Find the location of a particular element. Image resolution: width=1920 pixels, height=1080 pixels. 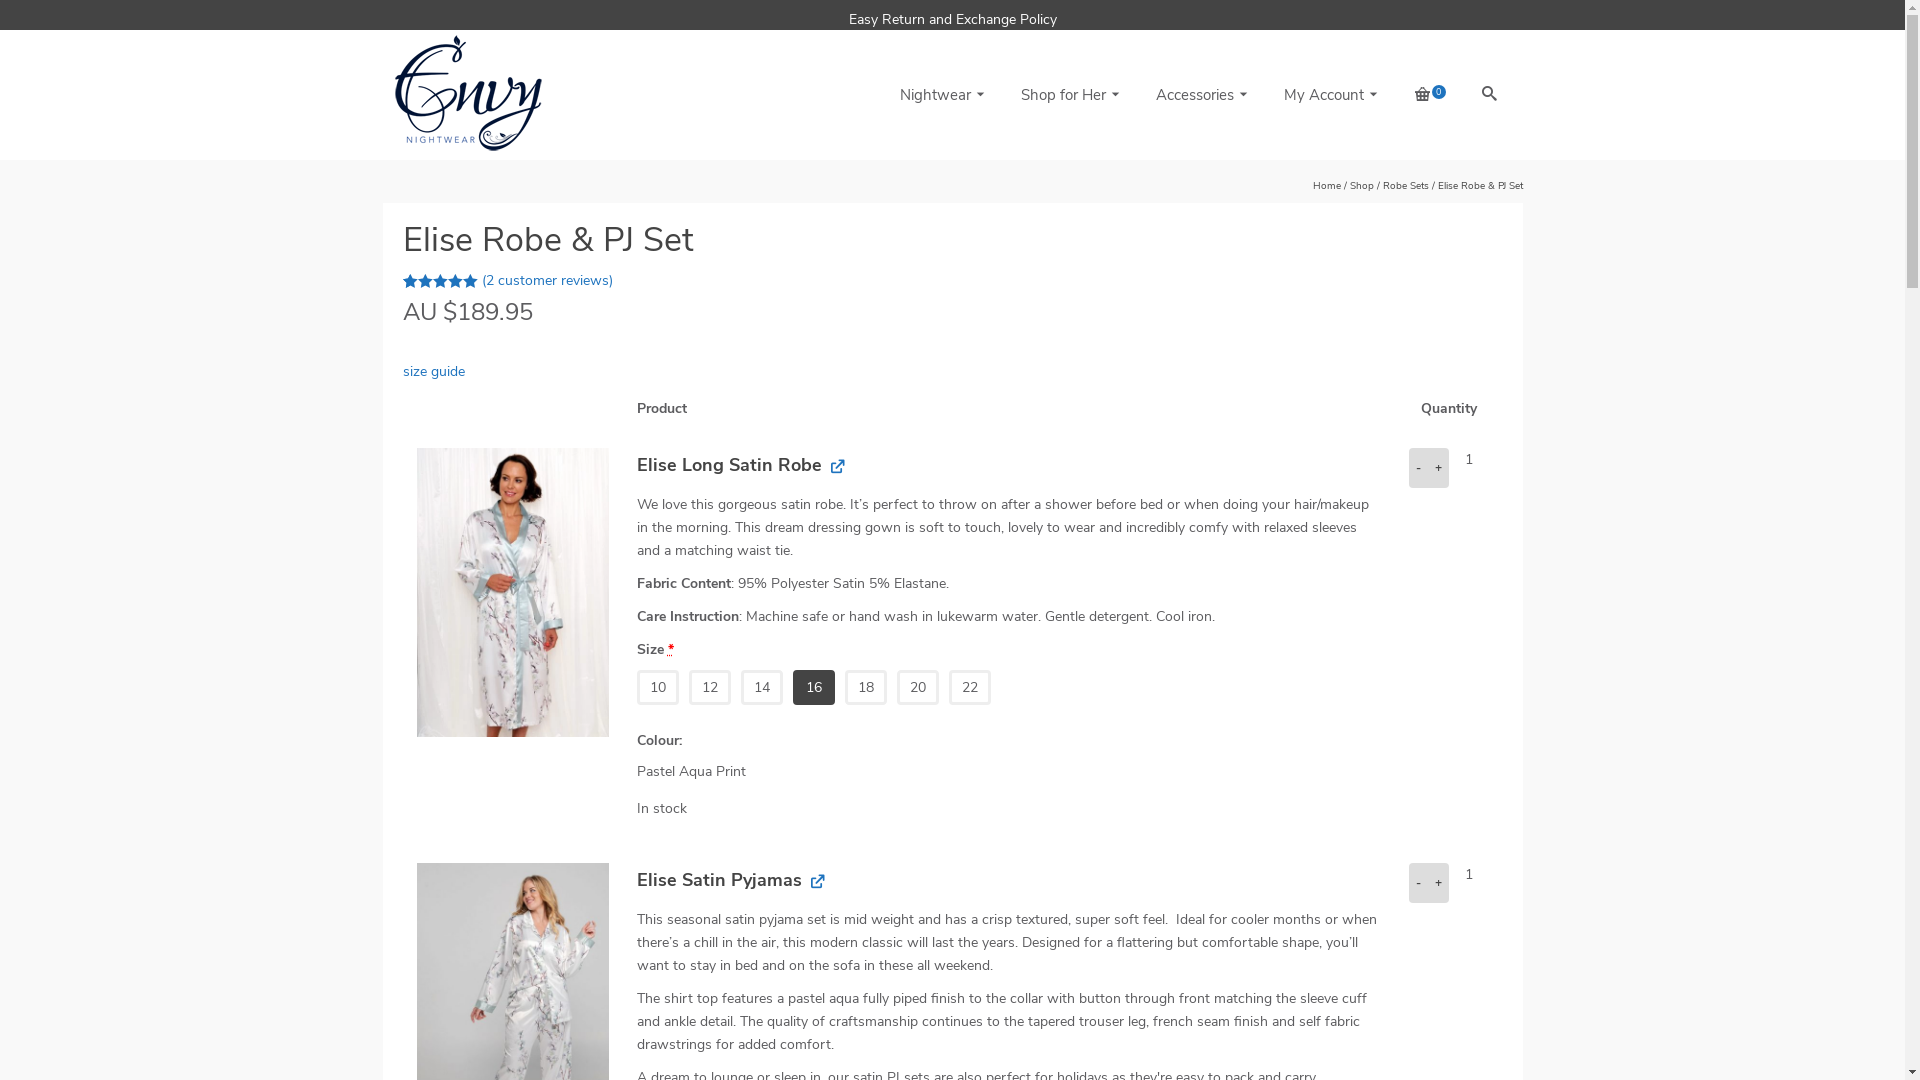

'(2 customer reviews)' is located at coordinates (547, 280).